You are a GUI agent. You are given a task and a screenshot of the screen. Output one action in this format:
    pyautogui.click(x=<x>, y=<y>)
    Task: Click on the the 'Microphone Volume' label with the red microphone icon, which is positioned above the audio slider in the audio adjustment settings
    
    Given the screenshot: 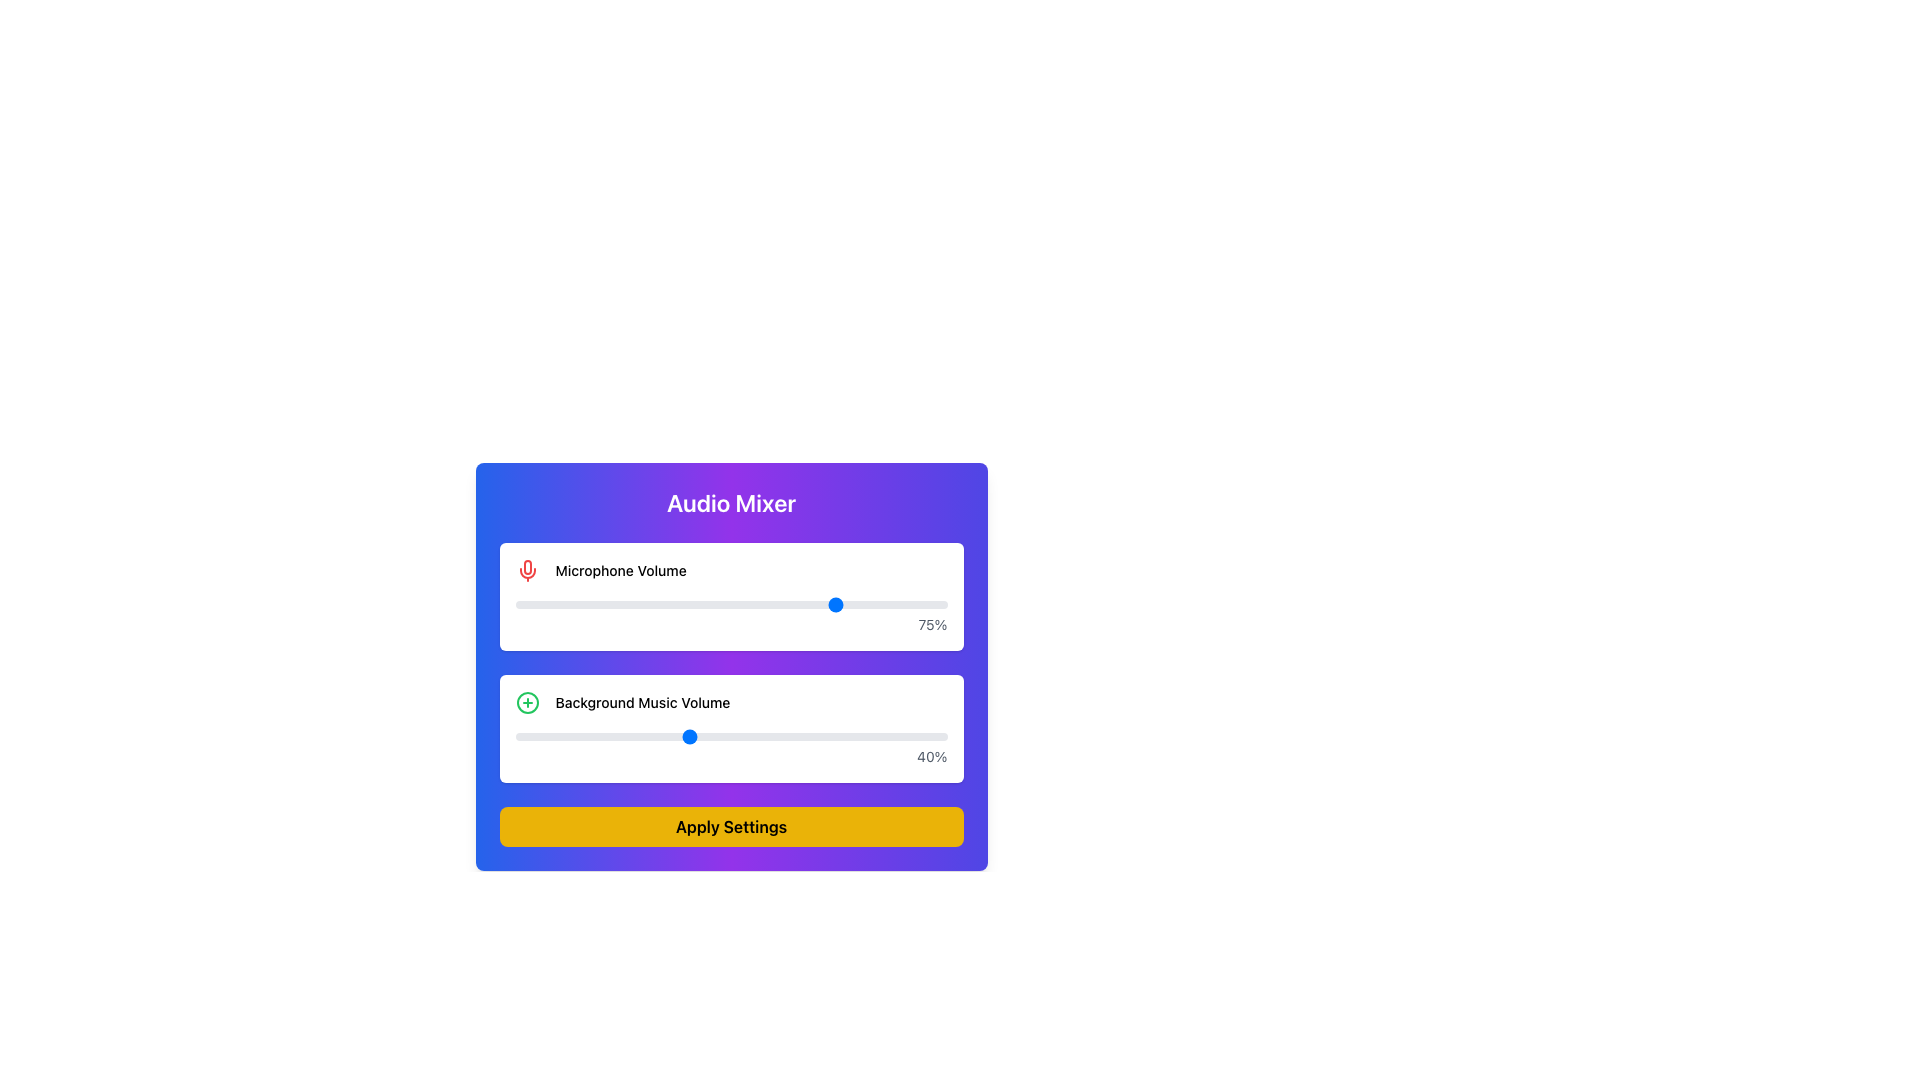 What is the action you would take?
    pyautogui.click(x=730, y=570)
    